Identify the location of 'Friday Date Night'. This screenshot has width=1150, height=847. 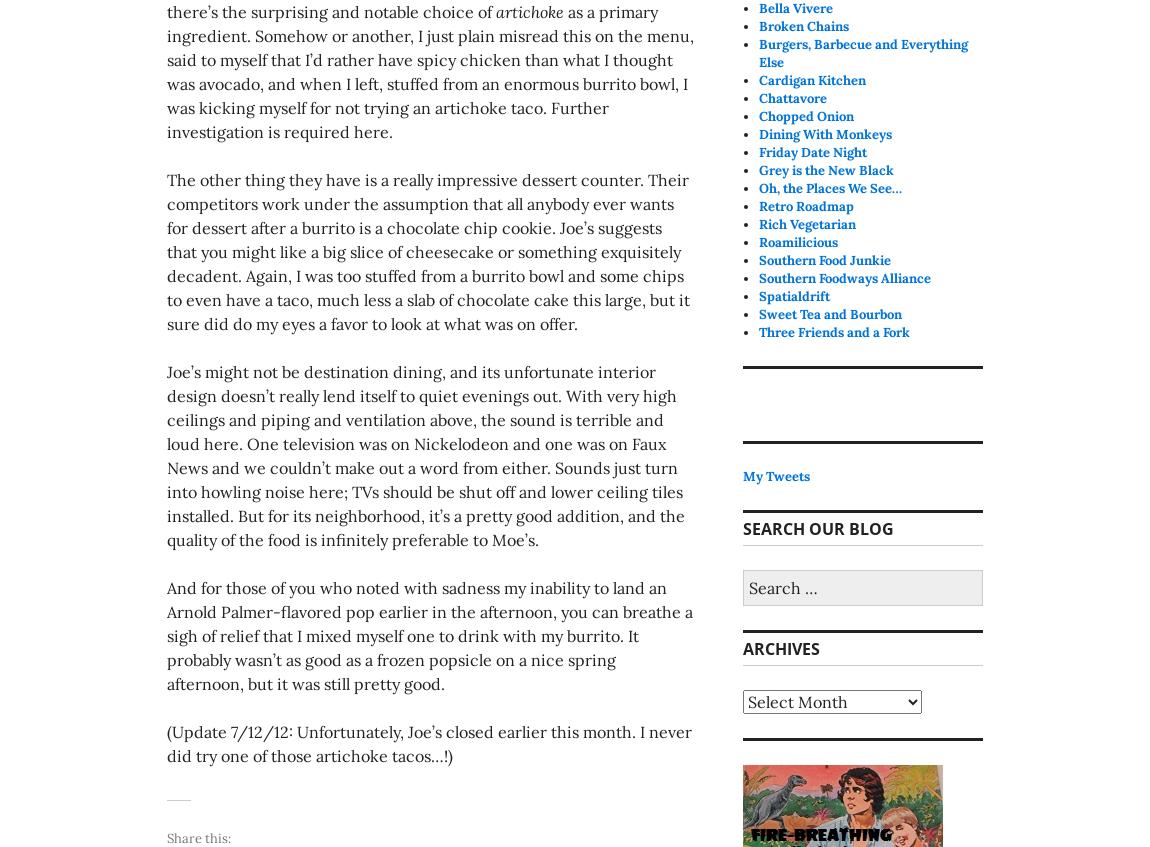
(812, 151).